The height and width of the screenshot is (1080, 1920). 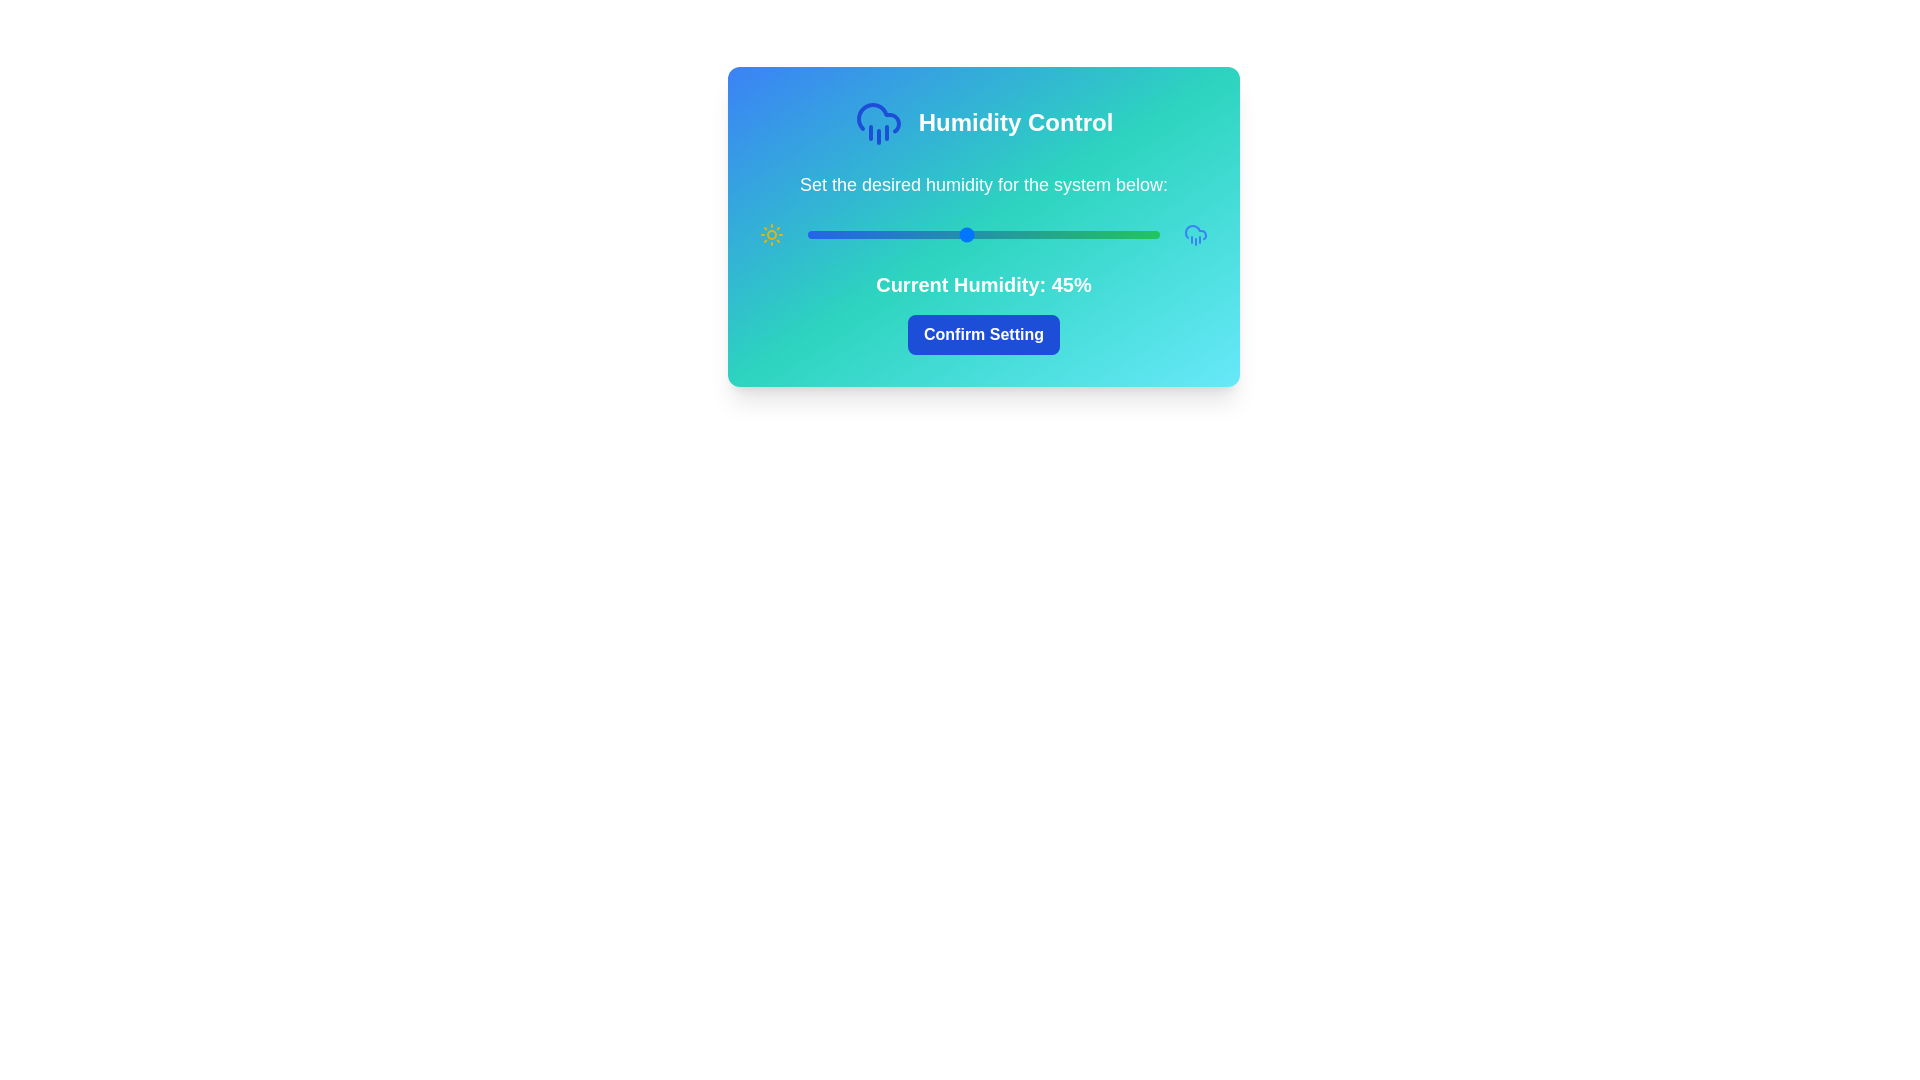 I want to click on the humidity slider to set the humidity level to 26%, so click(x=898, y=234).